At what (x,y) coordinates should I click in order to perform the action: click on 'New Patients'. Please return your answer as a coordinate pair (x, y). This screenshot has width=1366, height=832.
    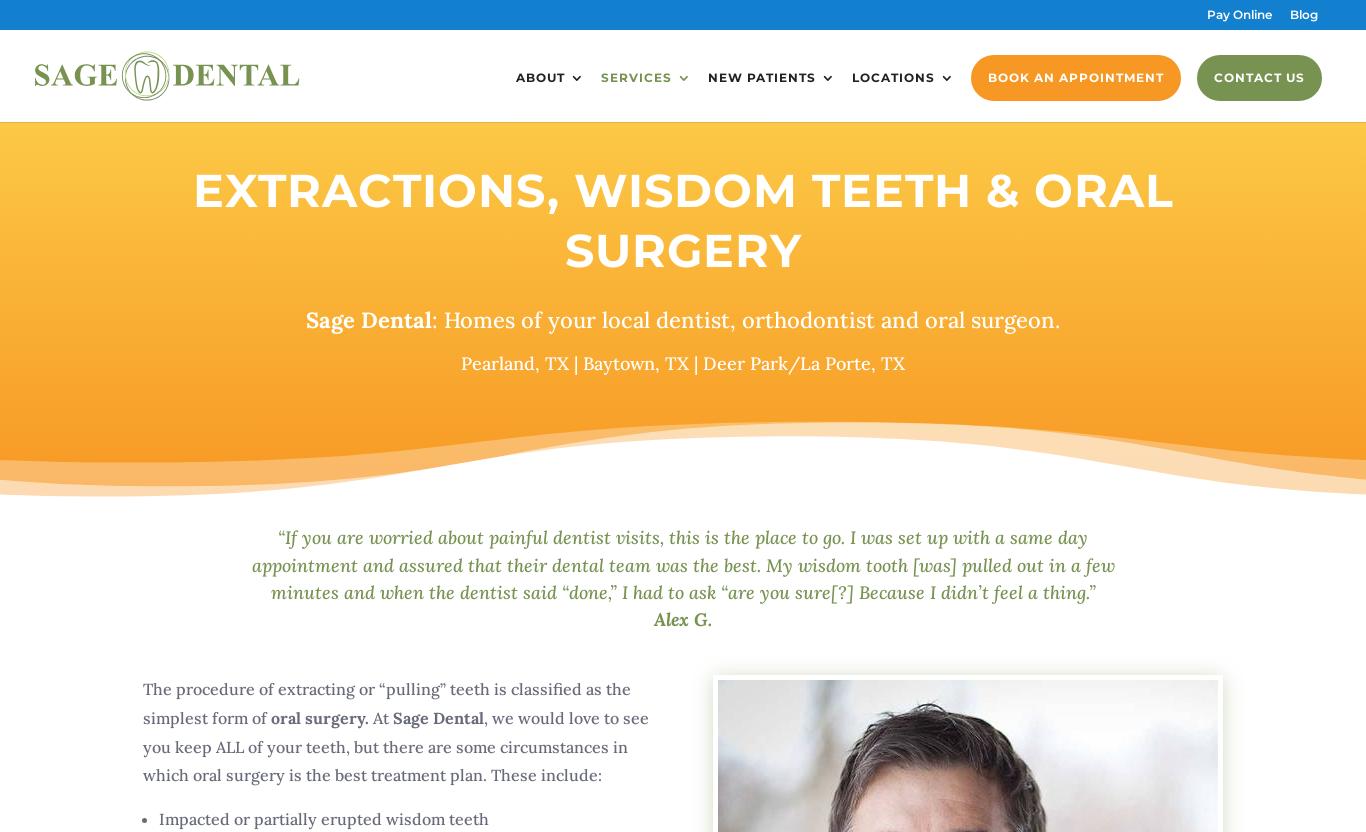
    Looking at the image, I should click on (761, 76).